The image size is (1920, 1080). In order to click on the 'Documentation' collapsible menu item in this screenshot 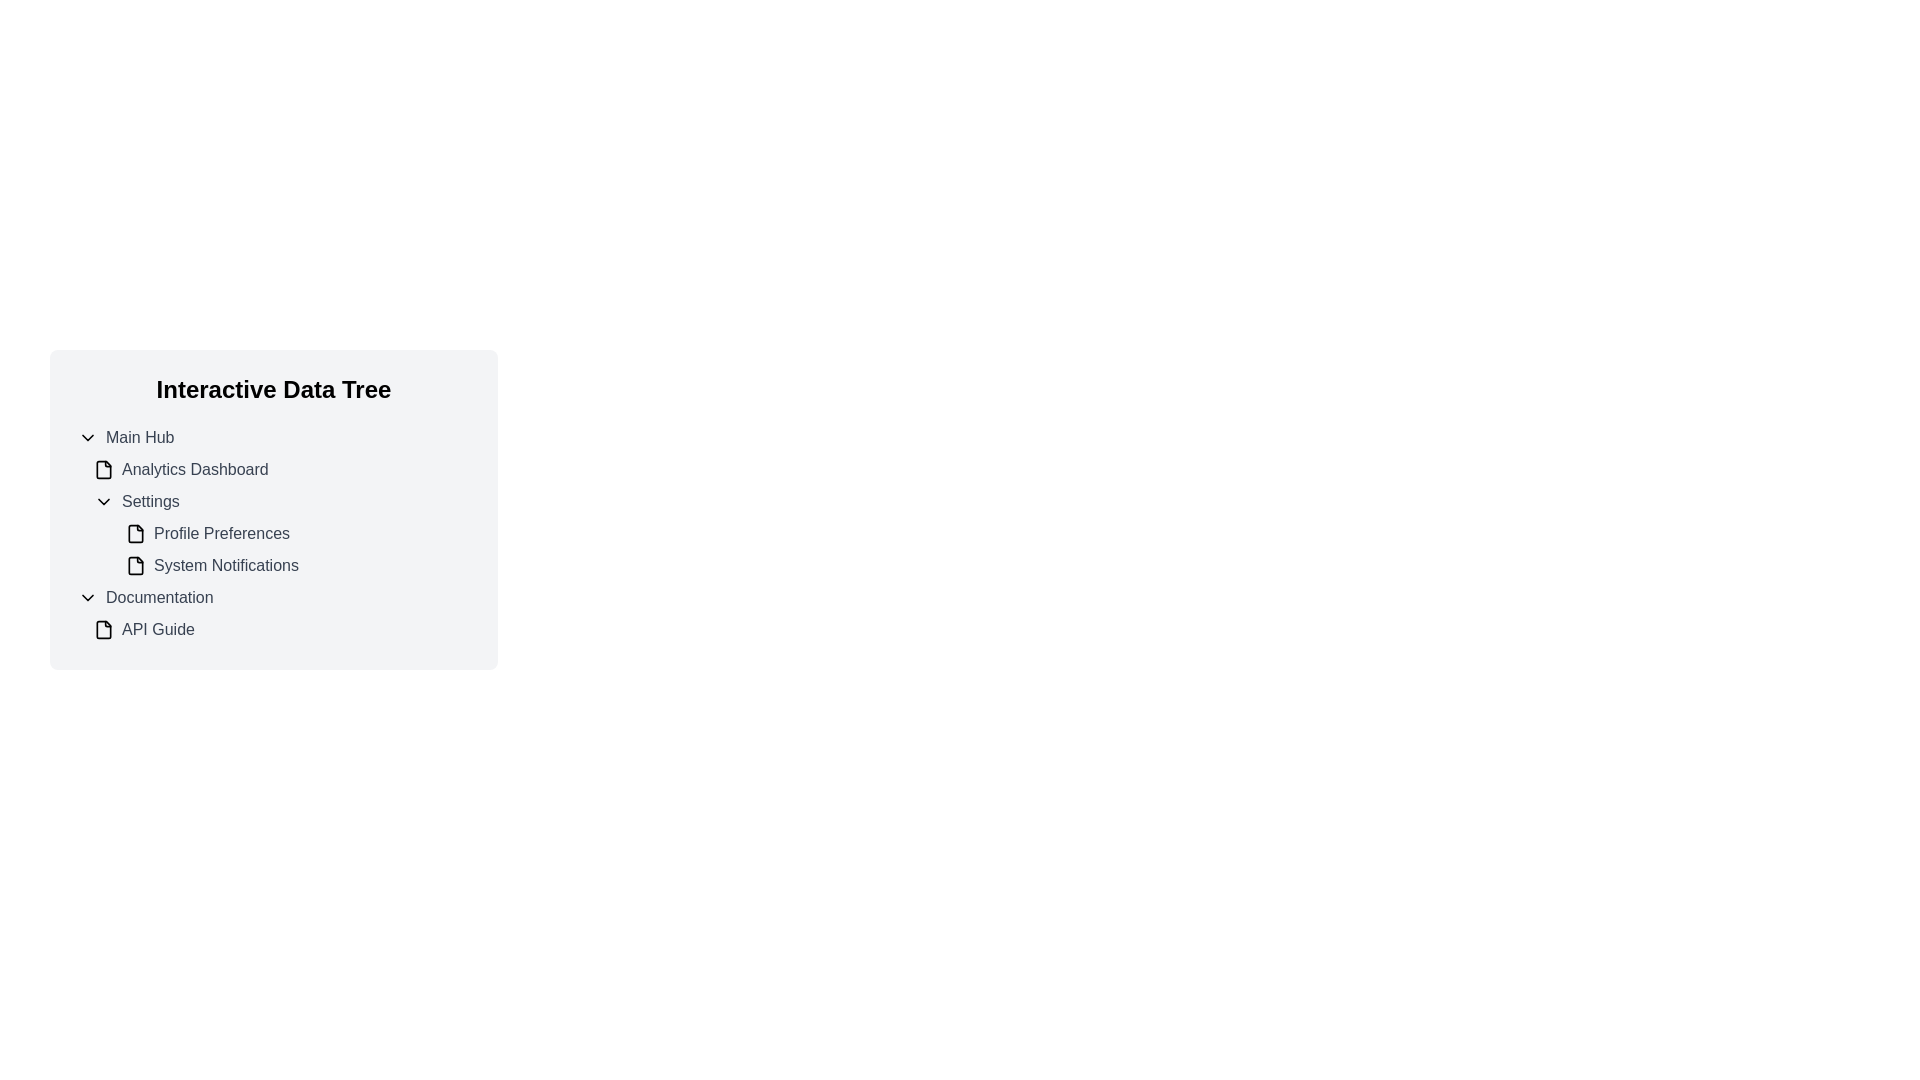, I will do `click(272, 596)`.